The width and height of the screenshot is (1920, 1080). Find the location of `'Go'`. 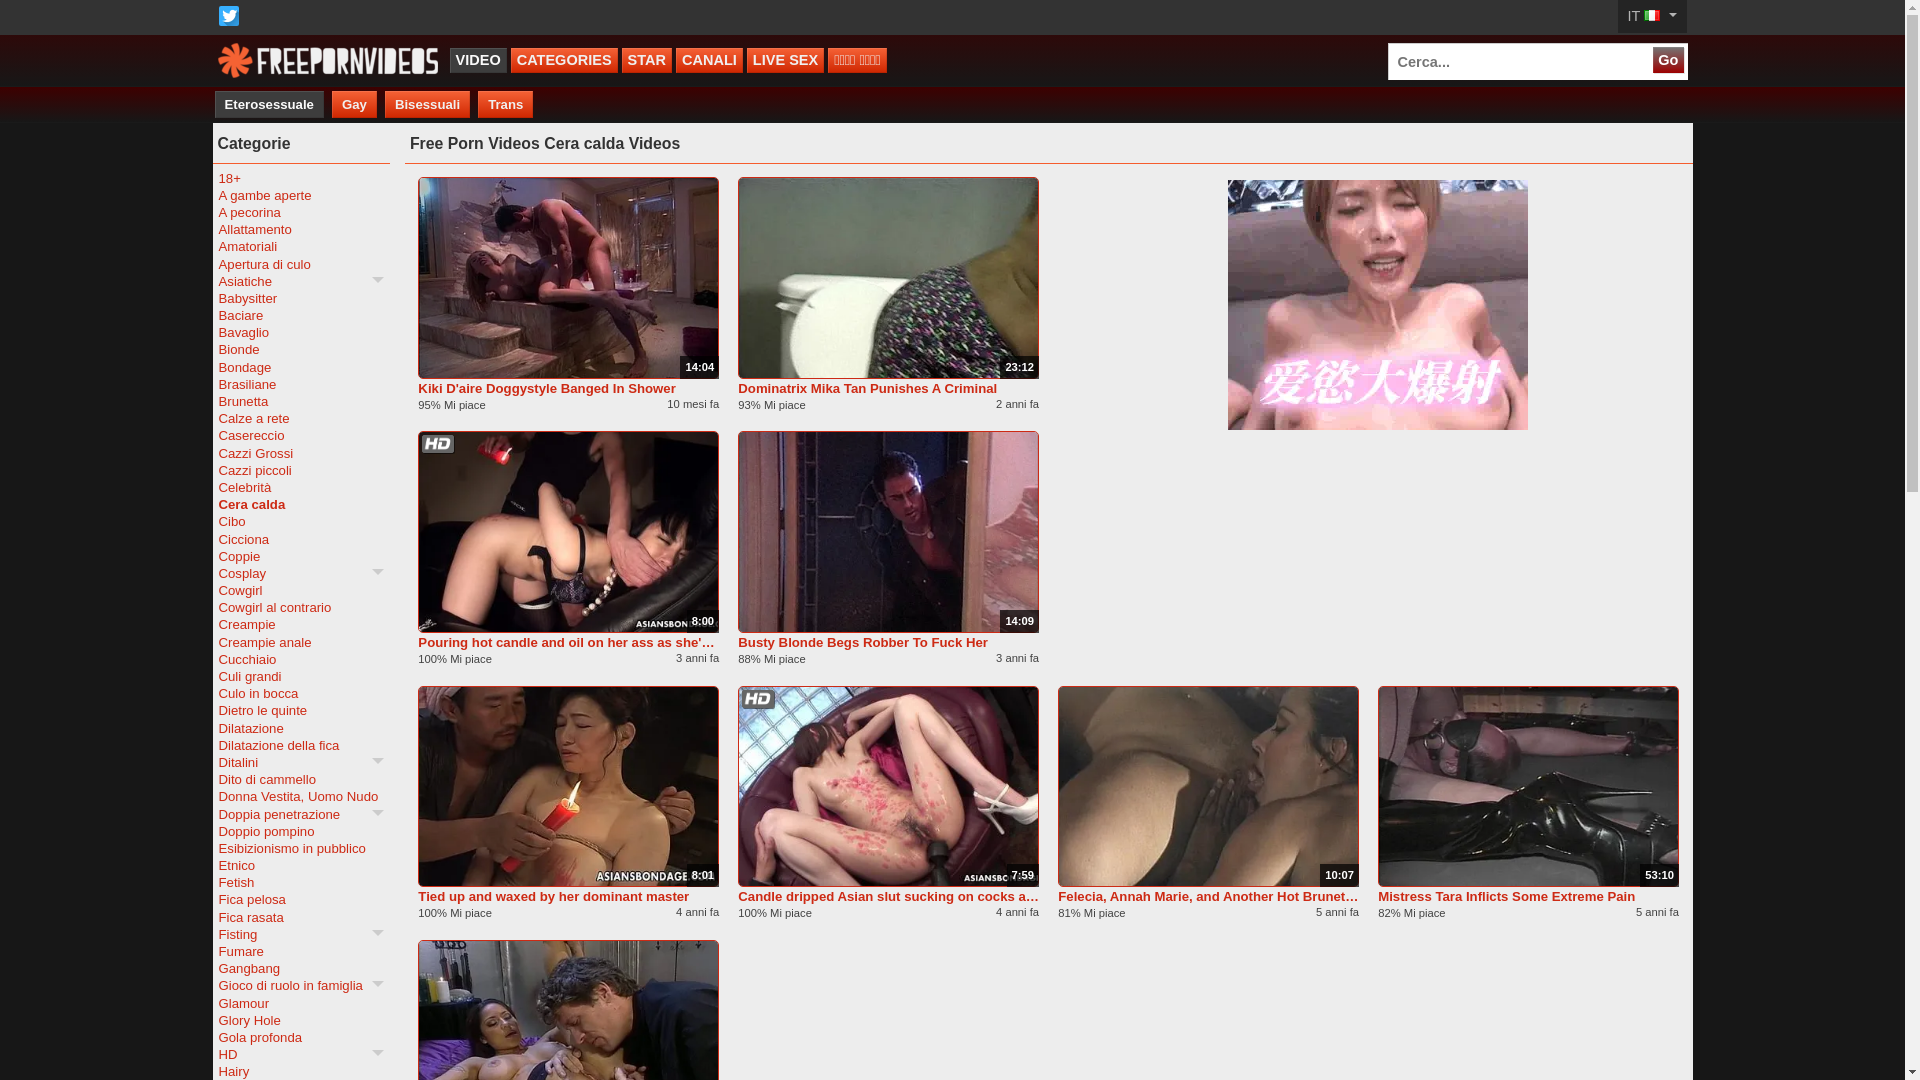

'Go' is located at coordinates (1668, 59).